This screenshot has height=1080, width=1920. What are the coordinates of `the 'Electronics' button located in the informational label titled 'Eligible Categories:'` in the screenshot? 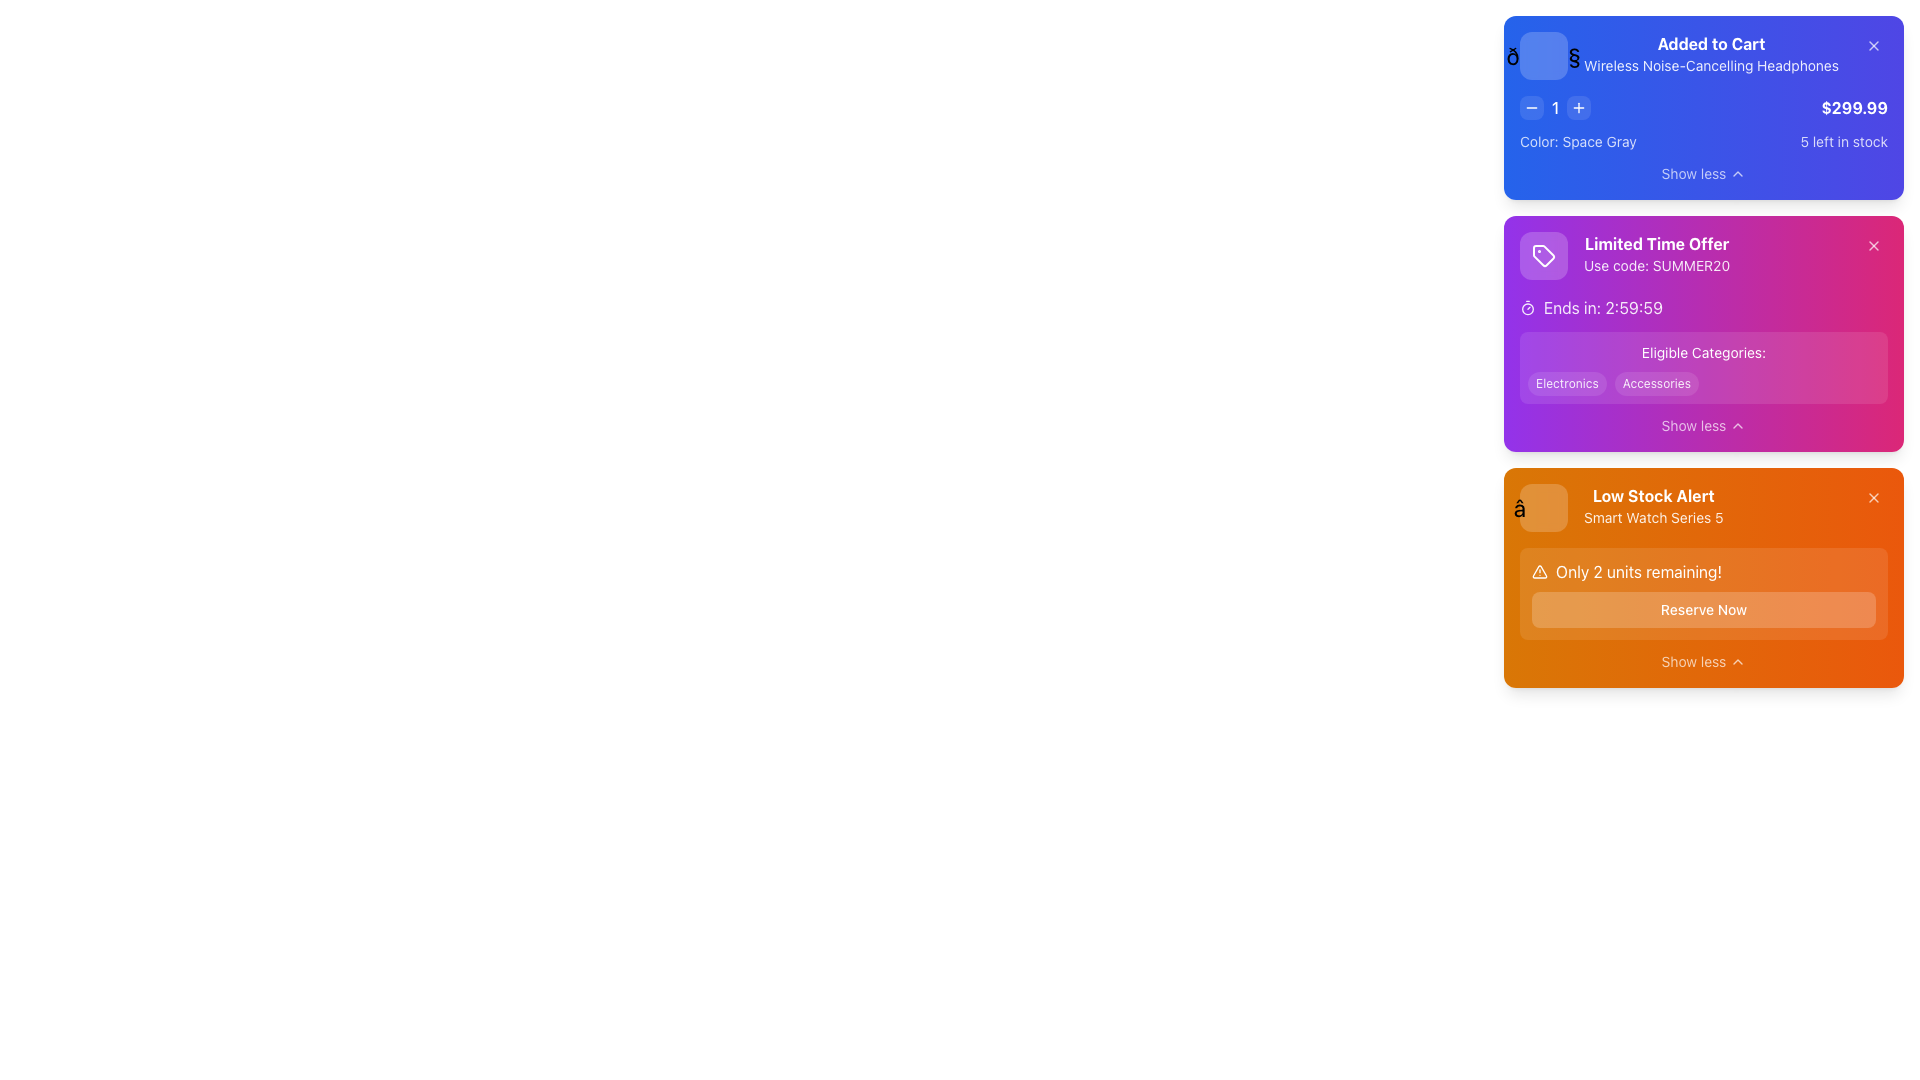 It's located at (1703, 367).